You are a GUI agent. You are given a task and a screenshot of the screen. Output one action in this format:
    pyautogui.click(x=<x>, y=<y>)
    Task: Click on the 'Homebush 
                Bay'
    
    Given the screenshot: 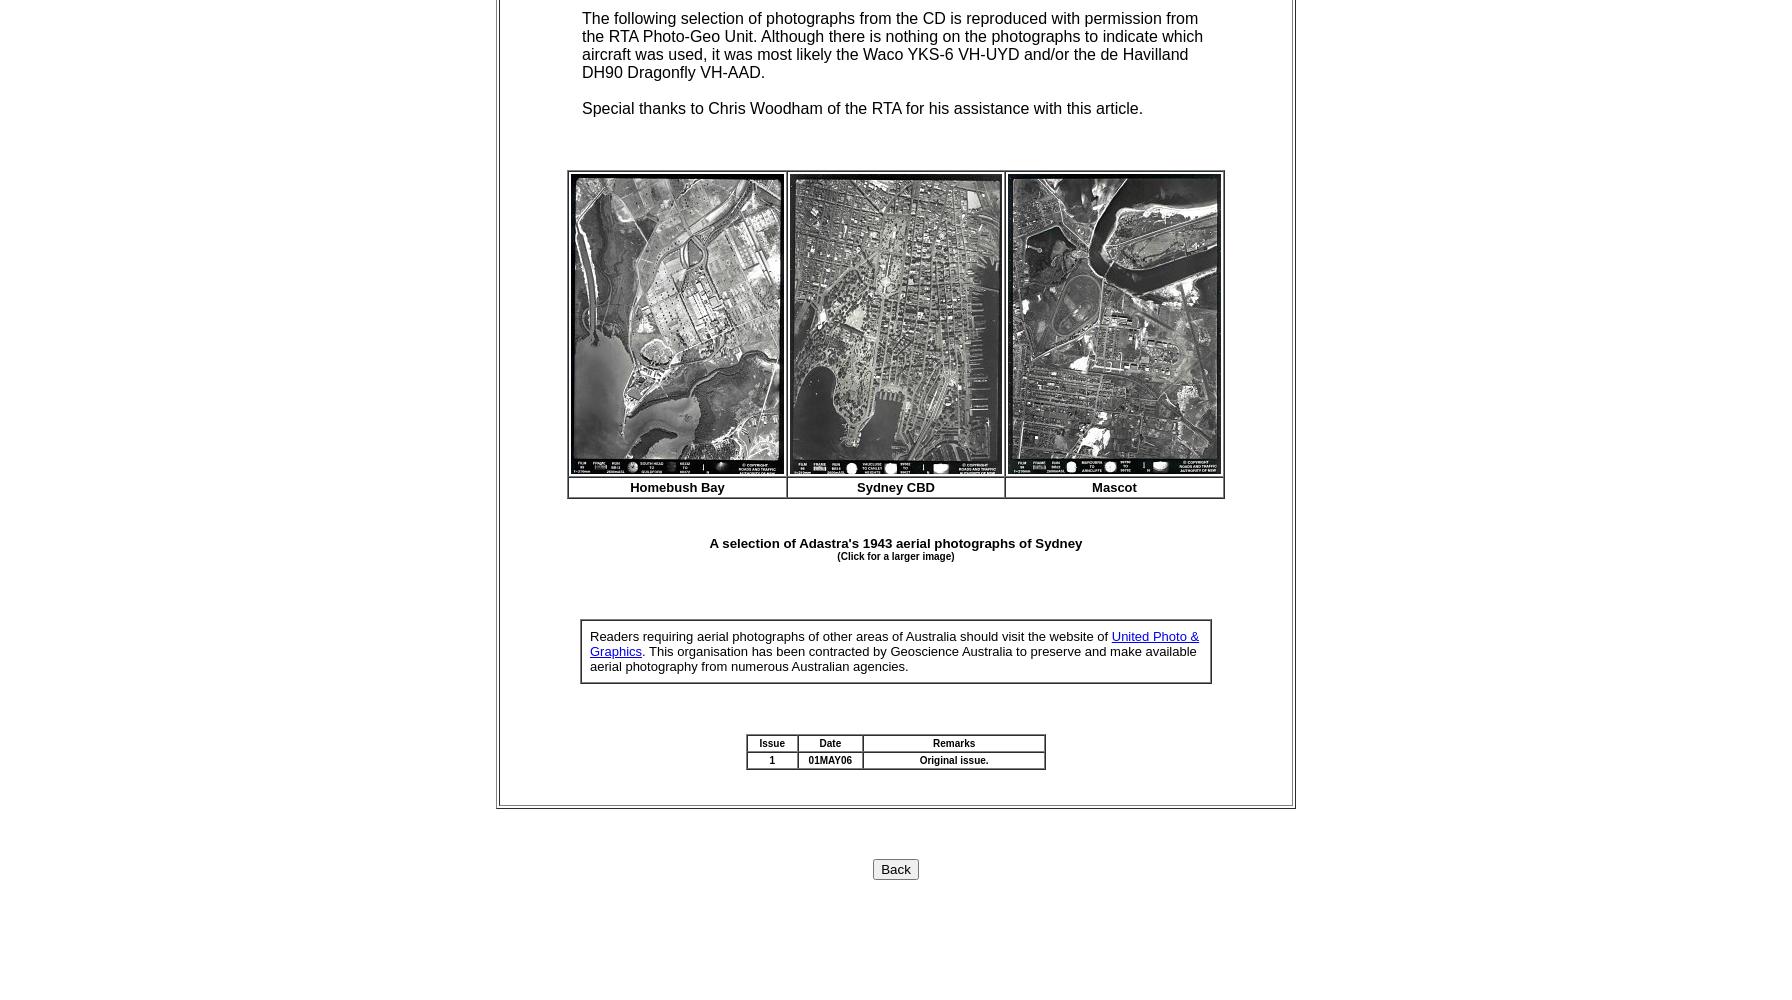 What is the action you would take?
    pyautogui.click(x=630, y=486)
    